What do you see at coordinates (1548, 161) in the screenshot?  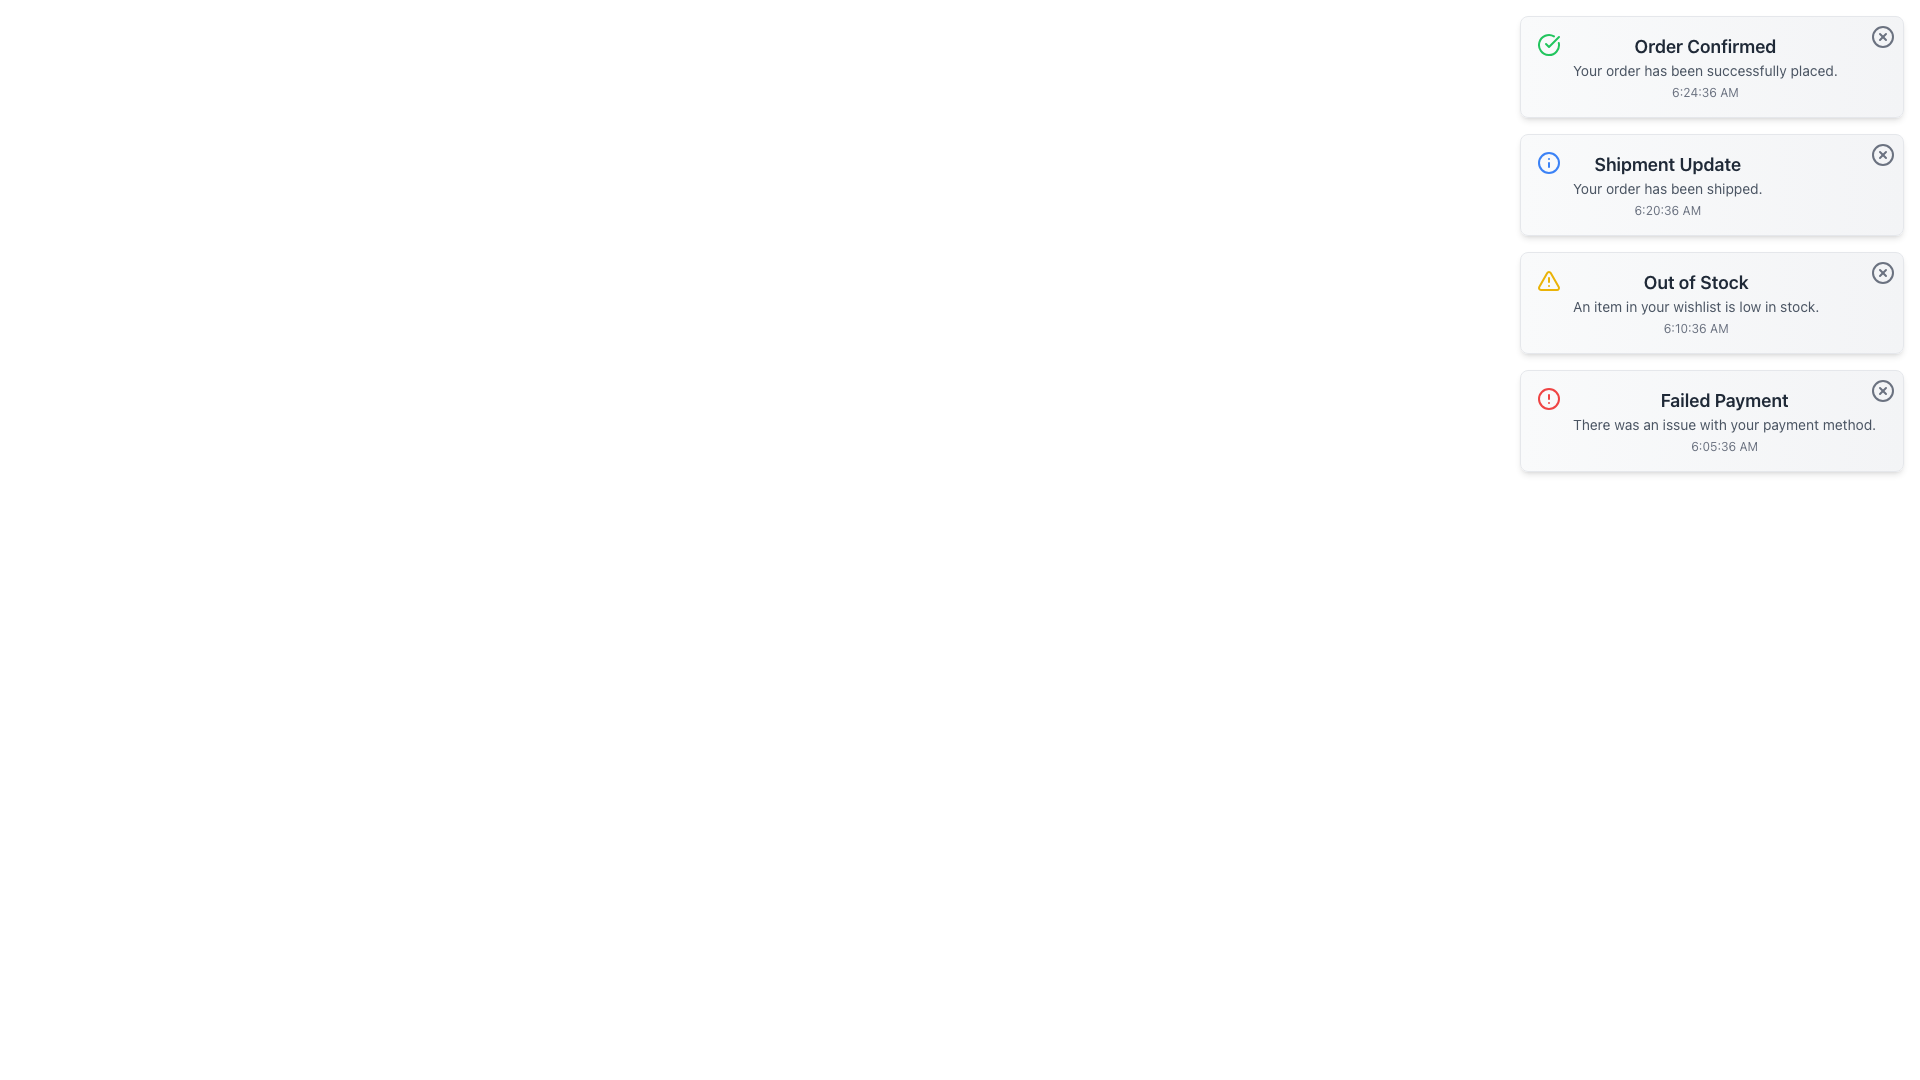 I see `the information icon in the top left corner of the 'Shipment Update' notification box to understand its context` at bounding box center [1548, 161].